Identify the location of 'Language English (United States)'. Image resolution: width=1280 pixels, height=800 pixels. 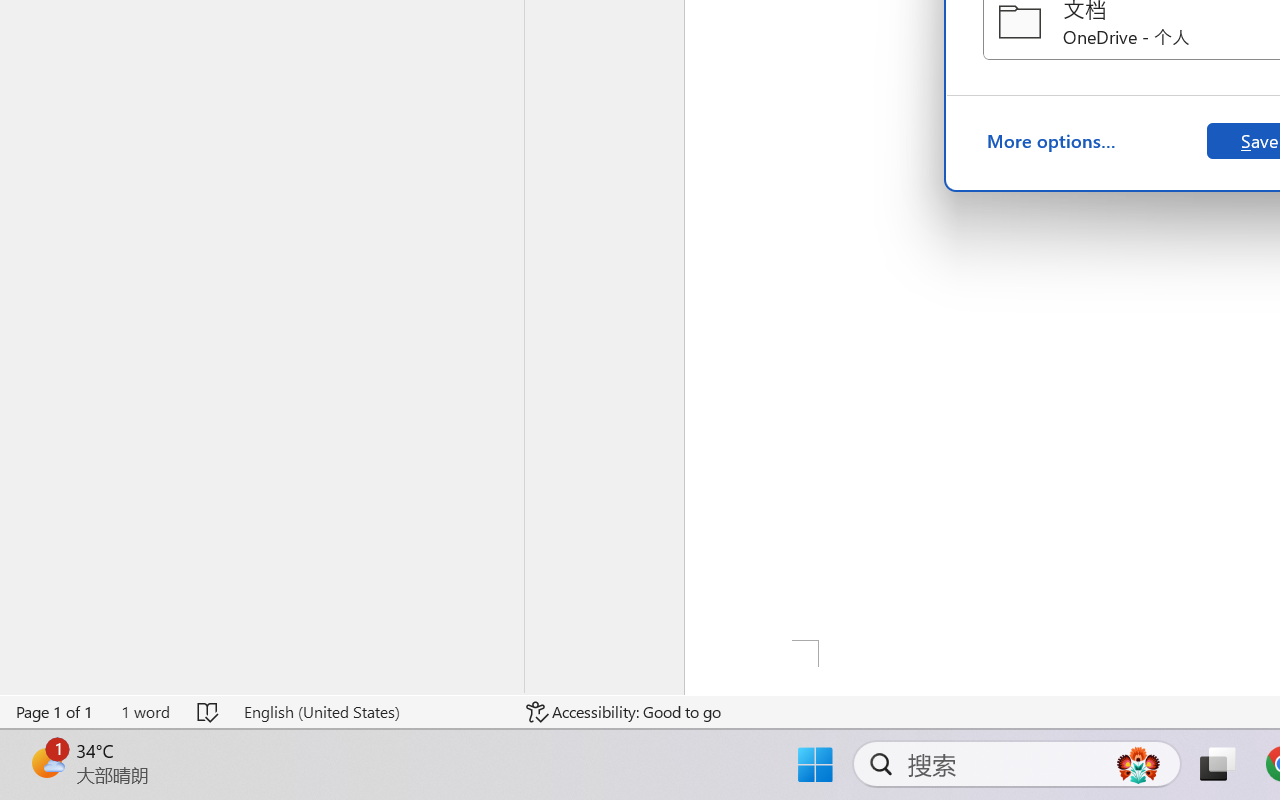
(371, 711).